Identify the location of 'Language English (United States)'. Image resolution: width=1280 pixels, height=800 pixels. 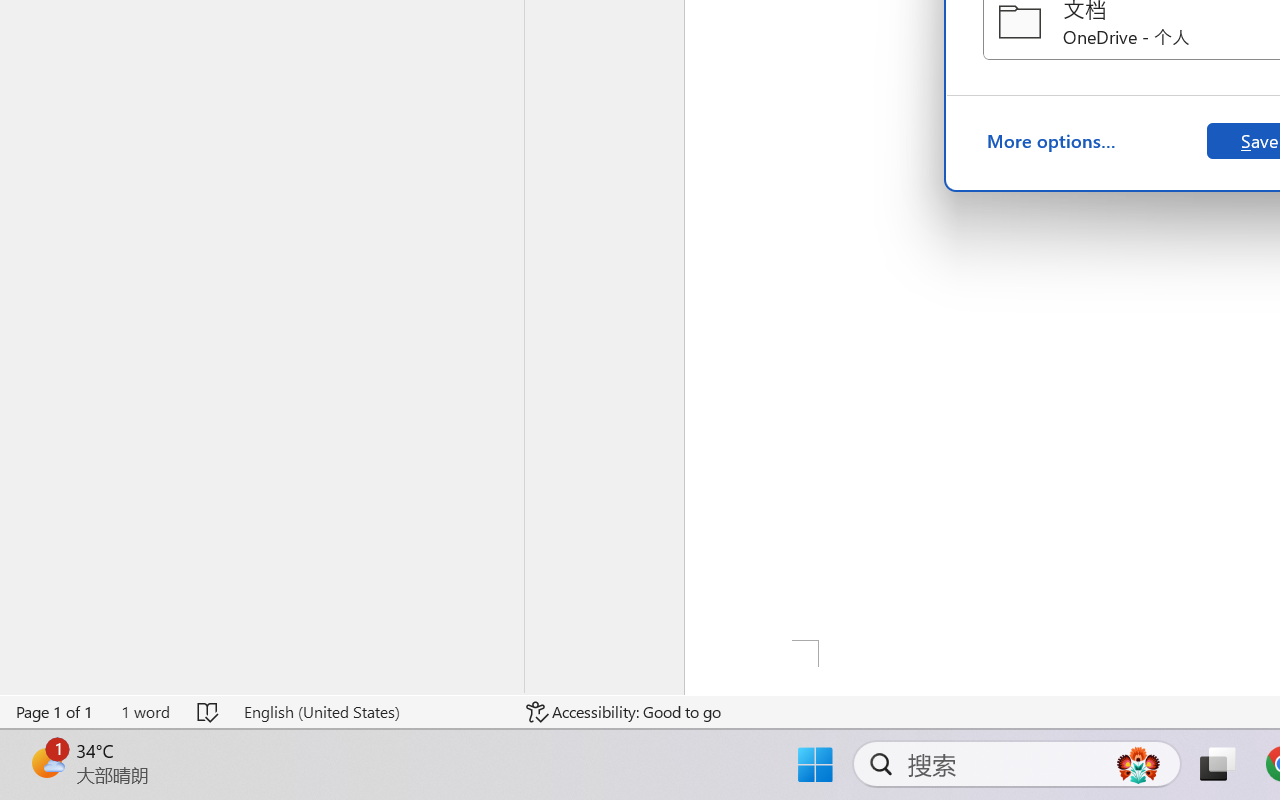
(371, 711).